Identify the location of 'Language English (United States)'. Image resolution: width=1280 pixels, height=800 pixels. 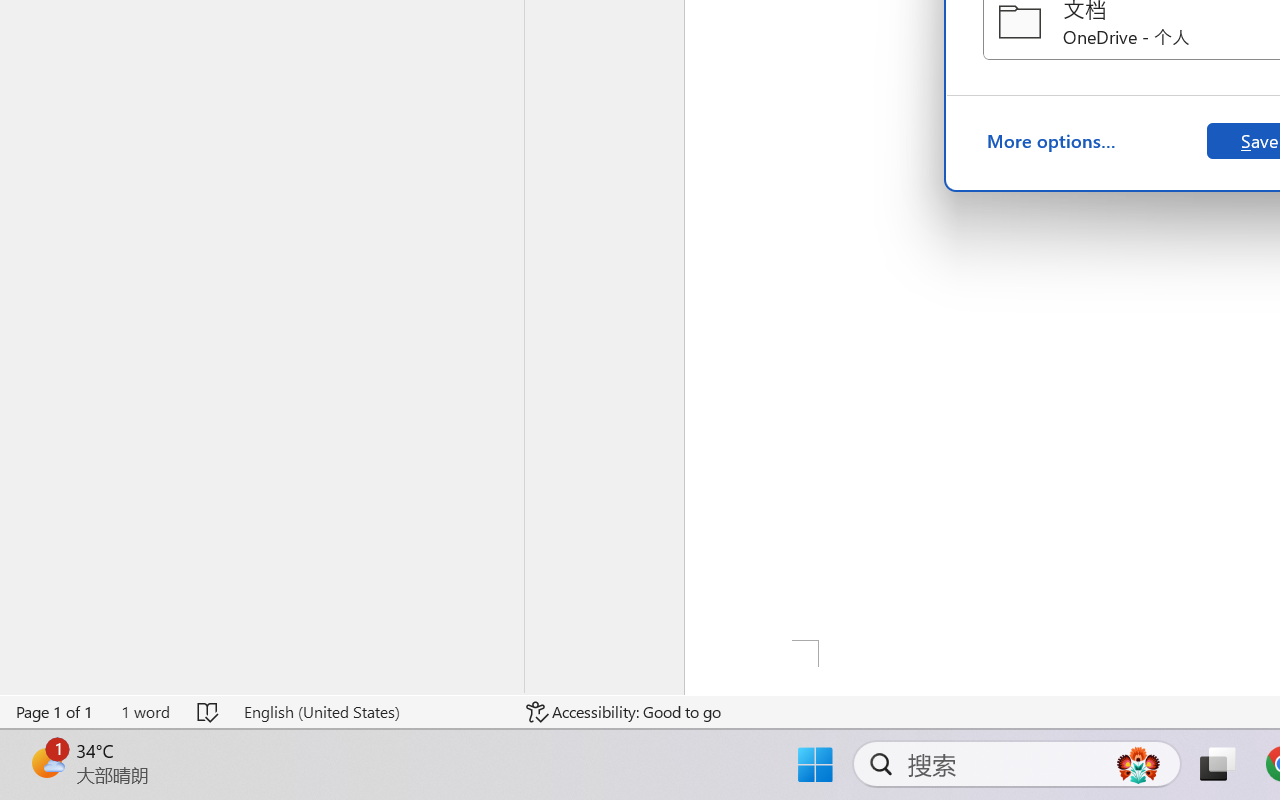
(371, 711).